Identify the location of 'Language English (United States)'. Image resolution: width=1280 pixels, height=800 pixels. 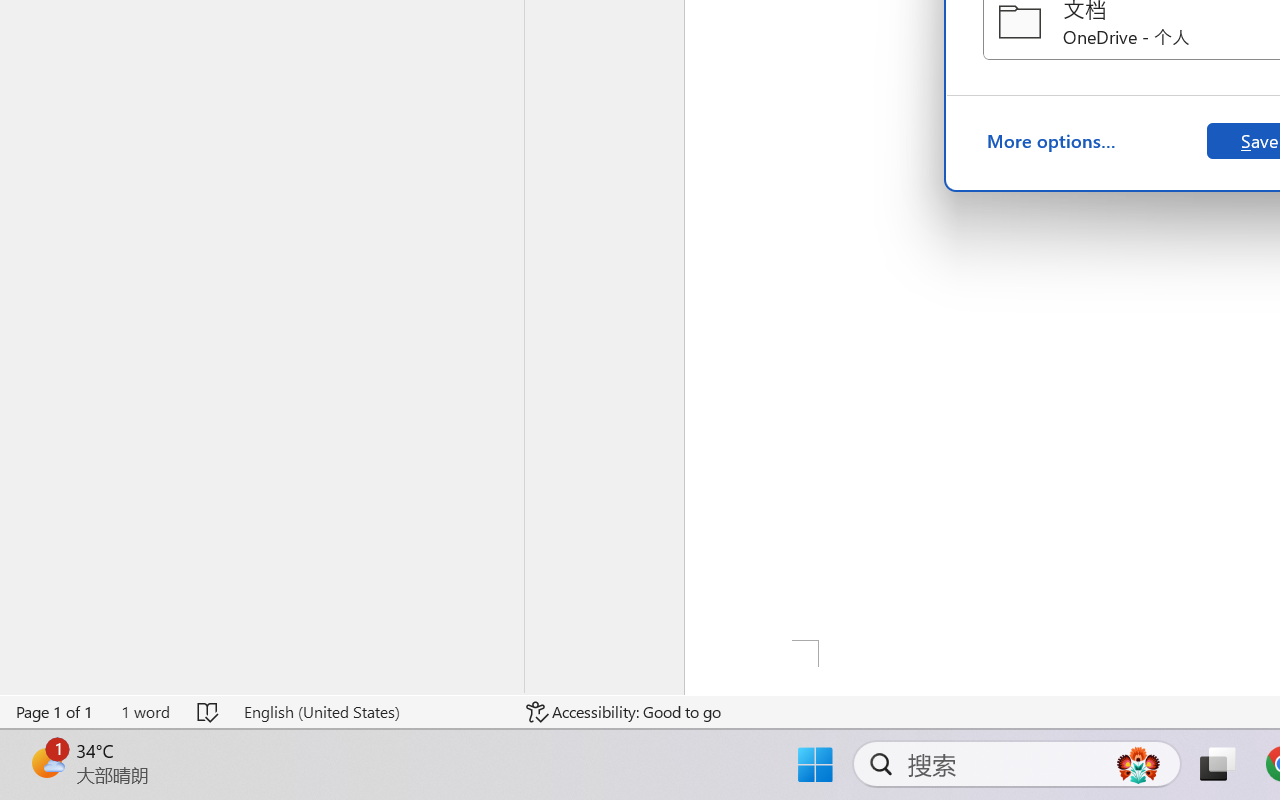
(371, 711).